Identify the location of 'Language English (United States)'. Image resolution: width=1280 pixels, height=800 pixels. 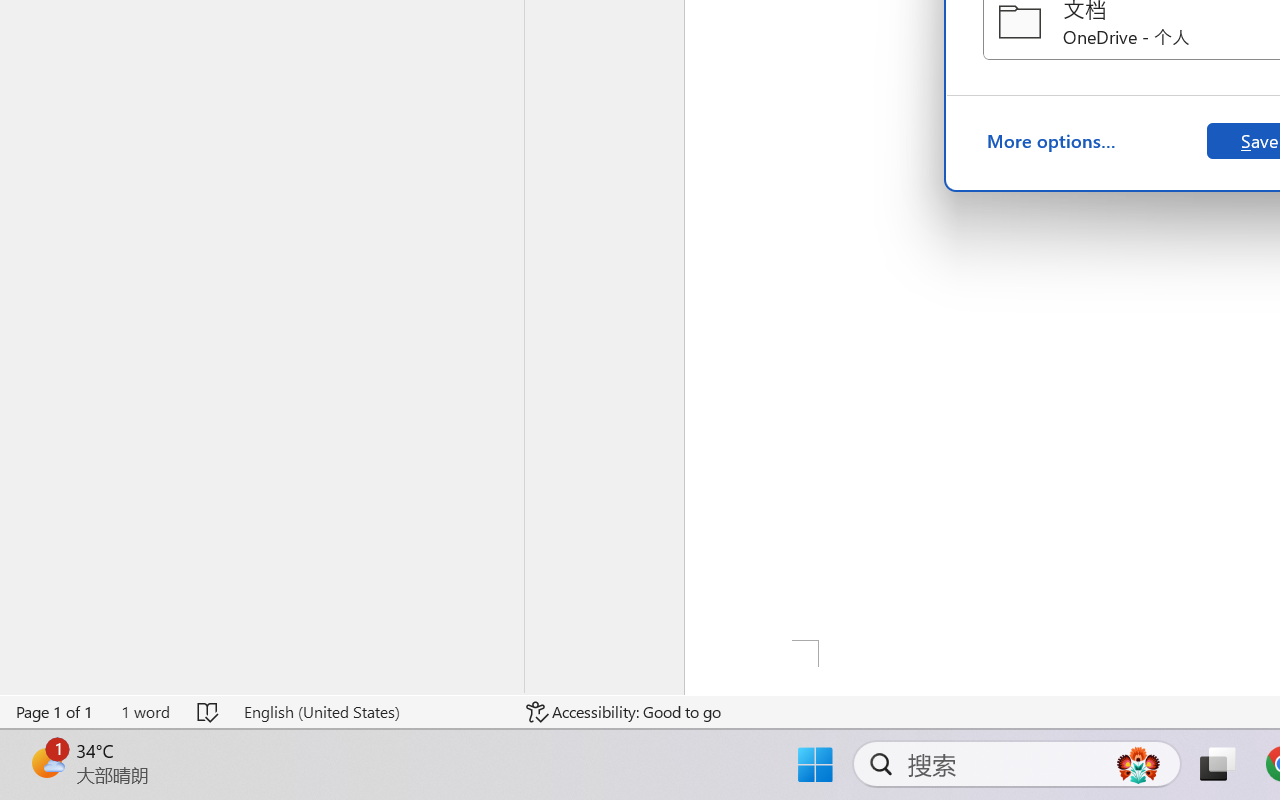
(371, 711).